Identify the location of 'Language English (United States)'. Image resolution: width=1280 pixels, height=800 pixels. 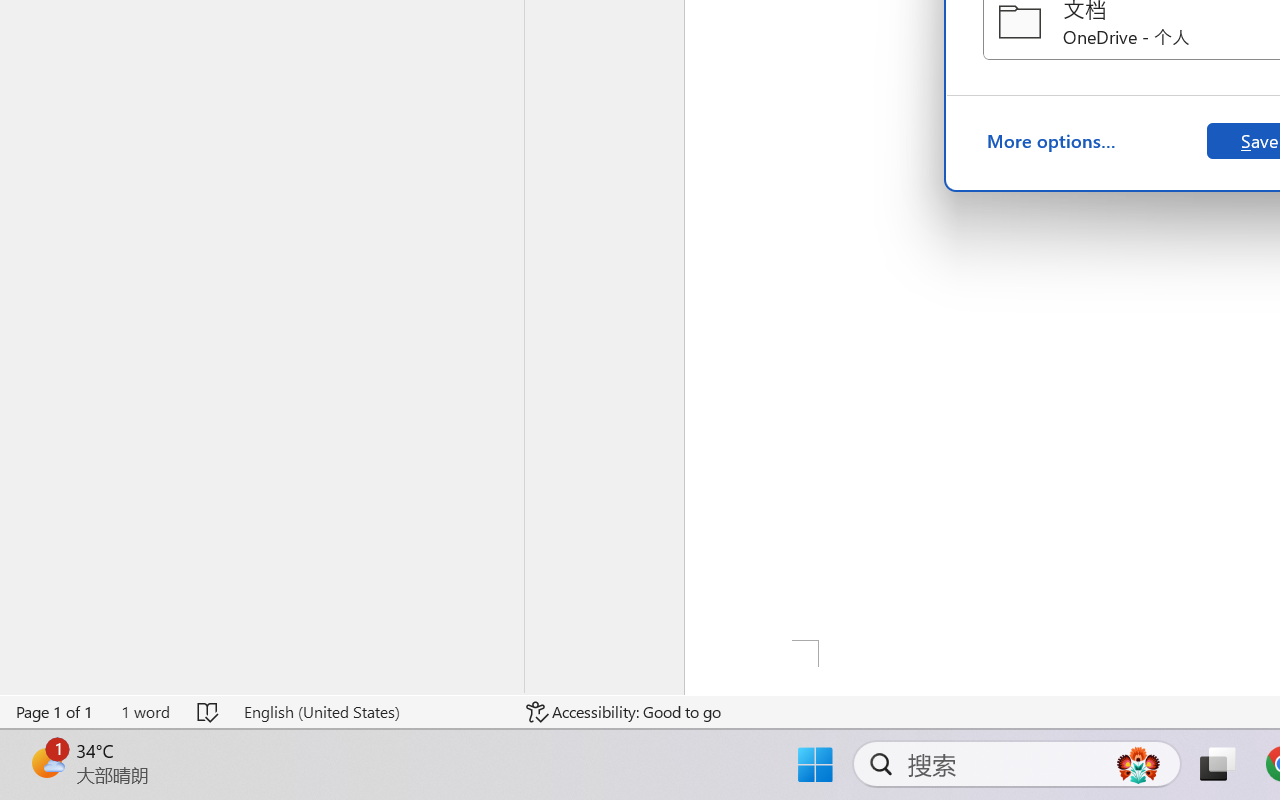
(371, 711).